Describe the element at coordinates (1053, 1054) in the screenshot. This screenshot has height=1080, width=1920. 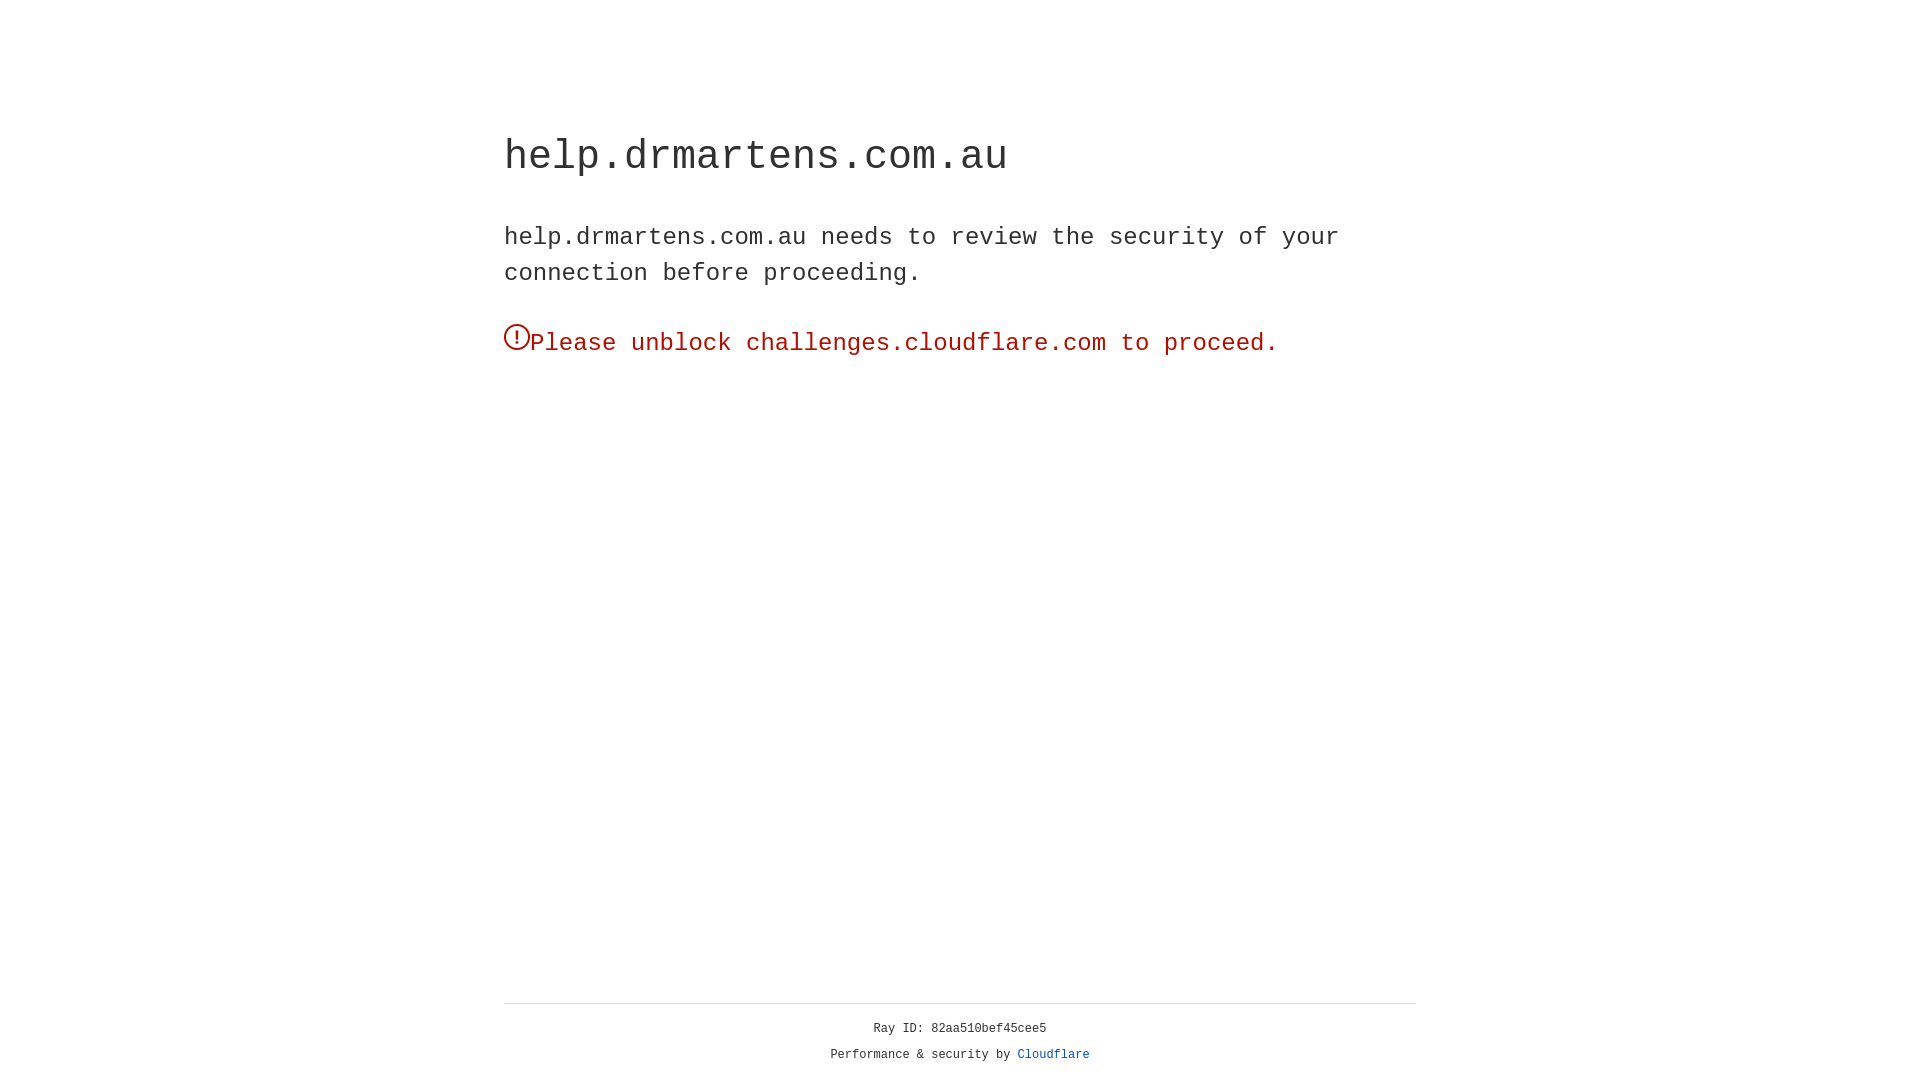
I see `'Cloudflare'` at that location.